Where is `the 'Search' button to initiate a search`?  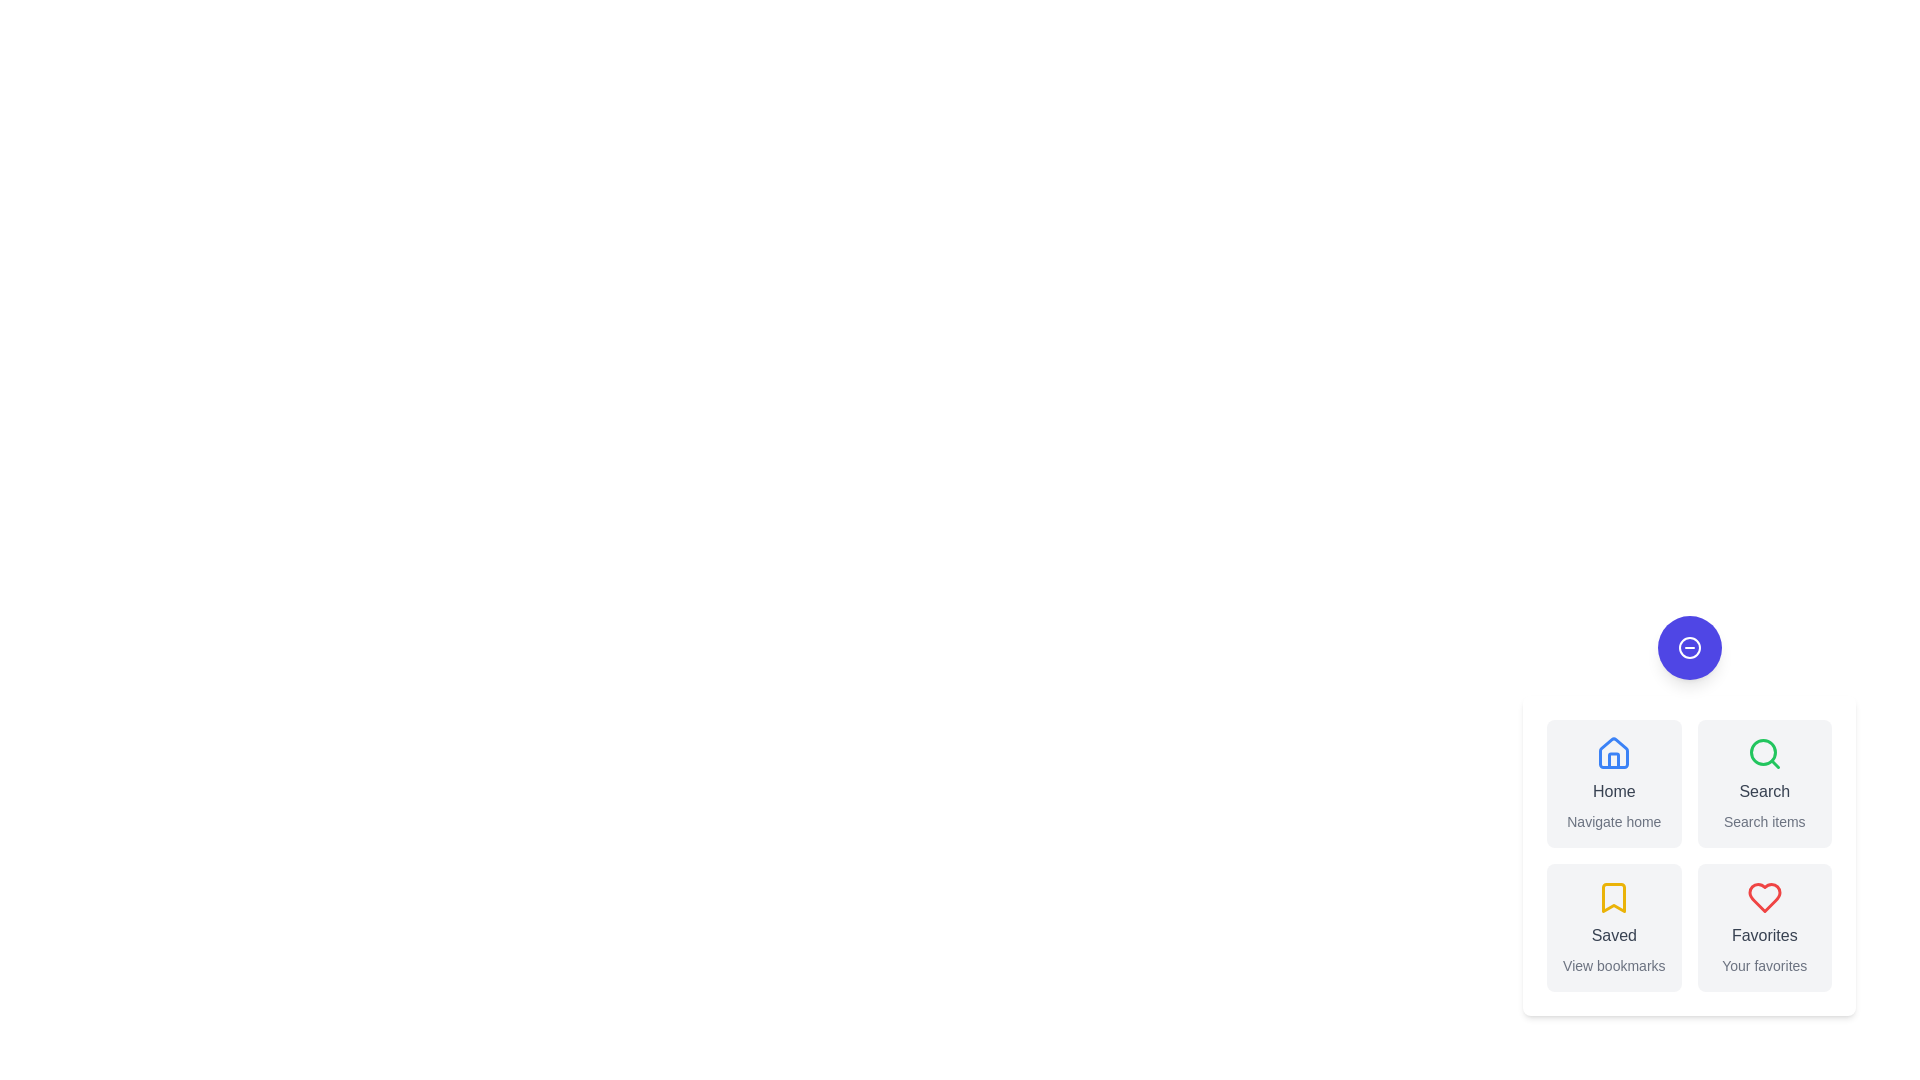
the 'Search' button to initiate a search is located at coordinates (1764, 782).